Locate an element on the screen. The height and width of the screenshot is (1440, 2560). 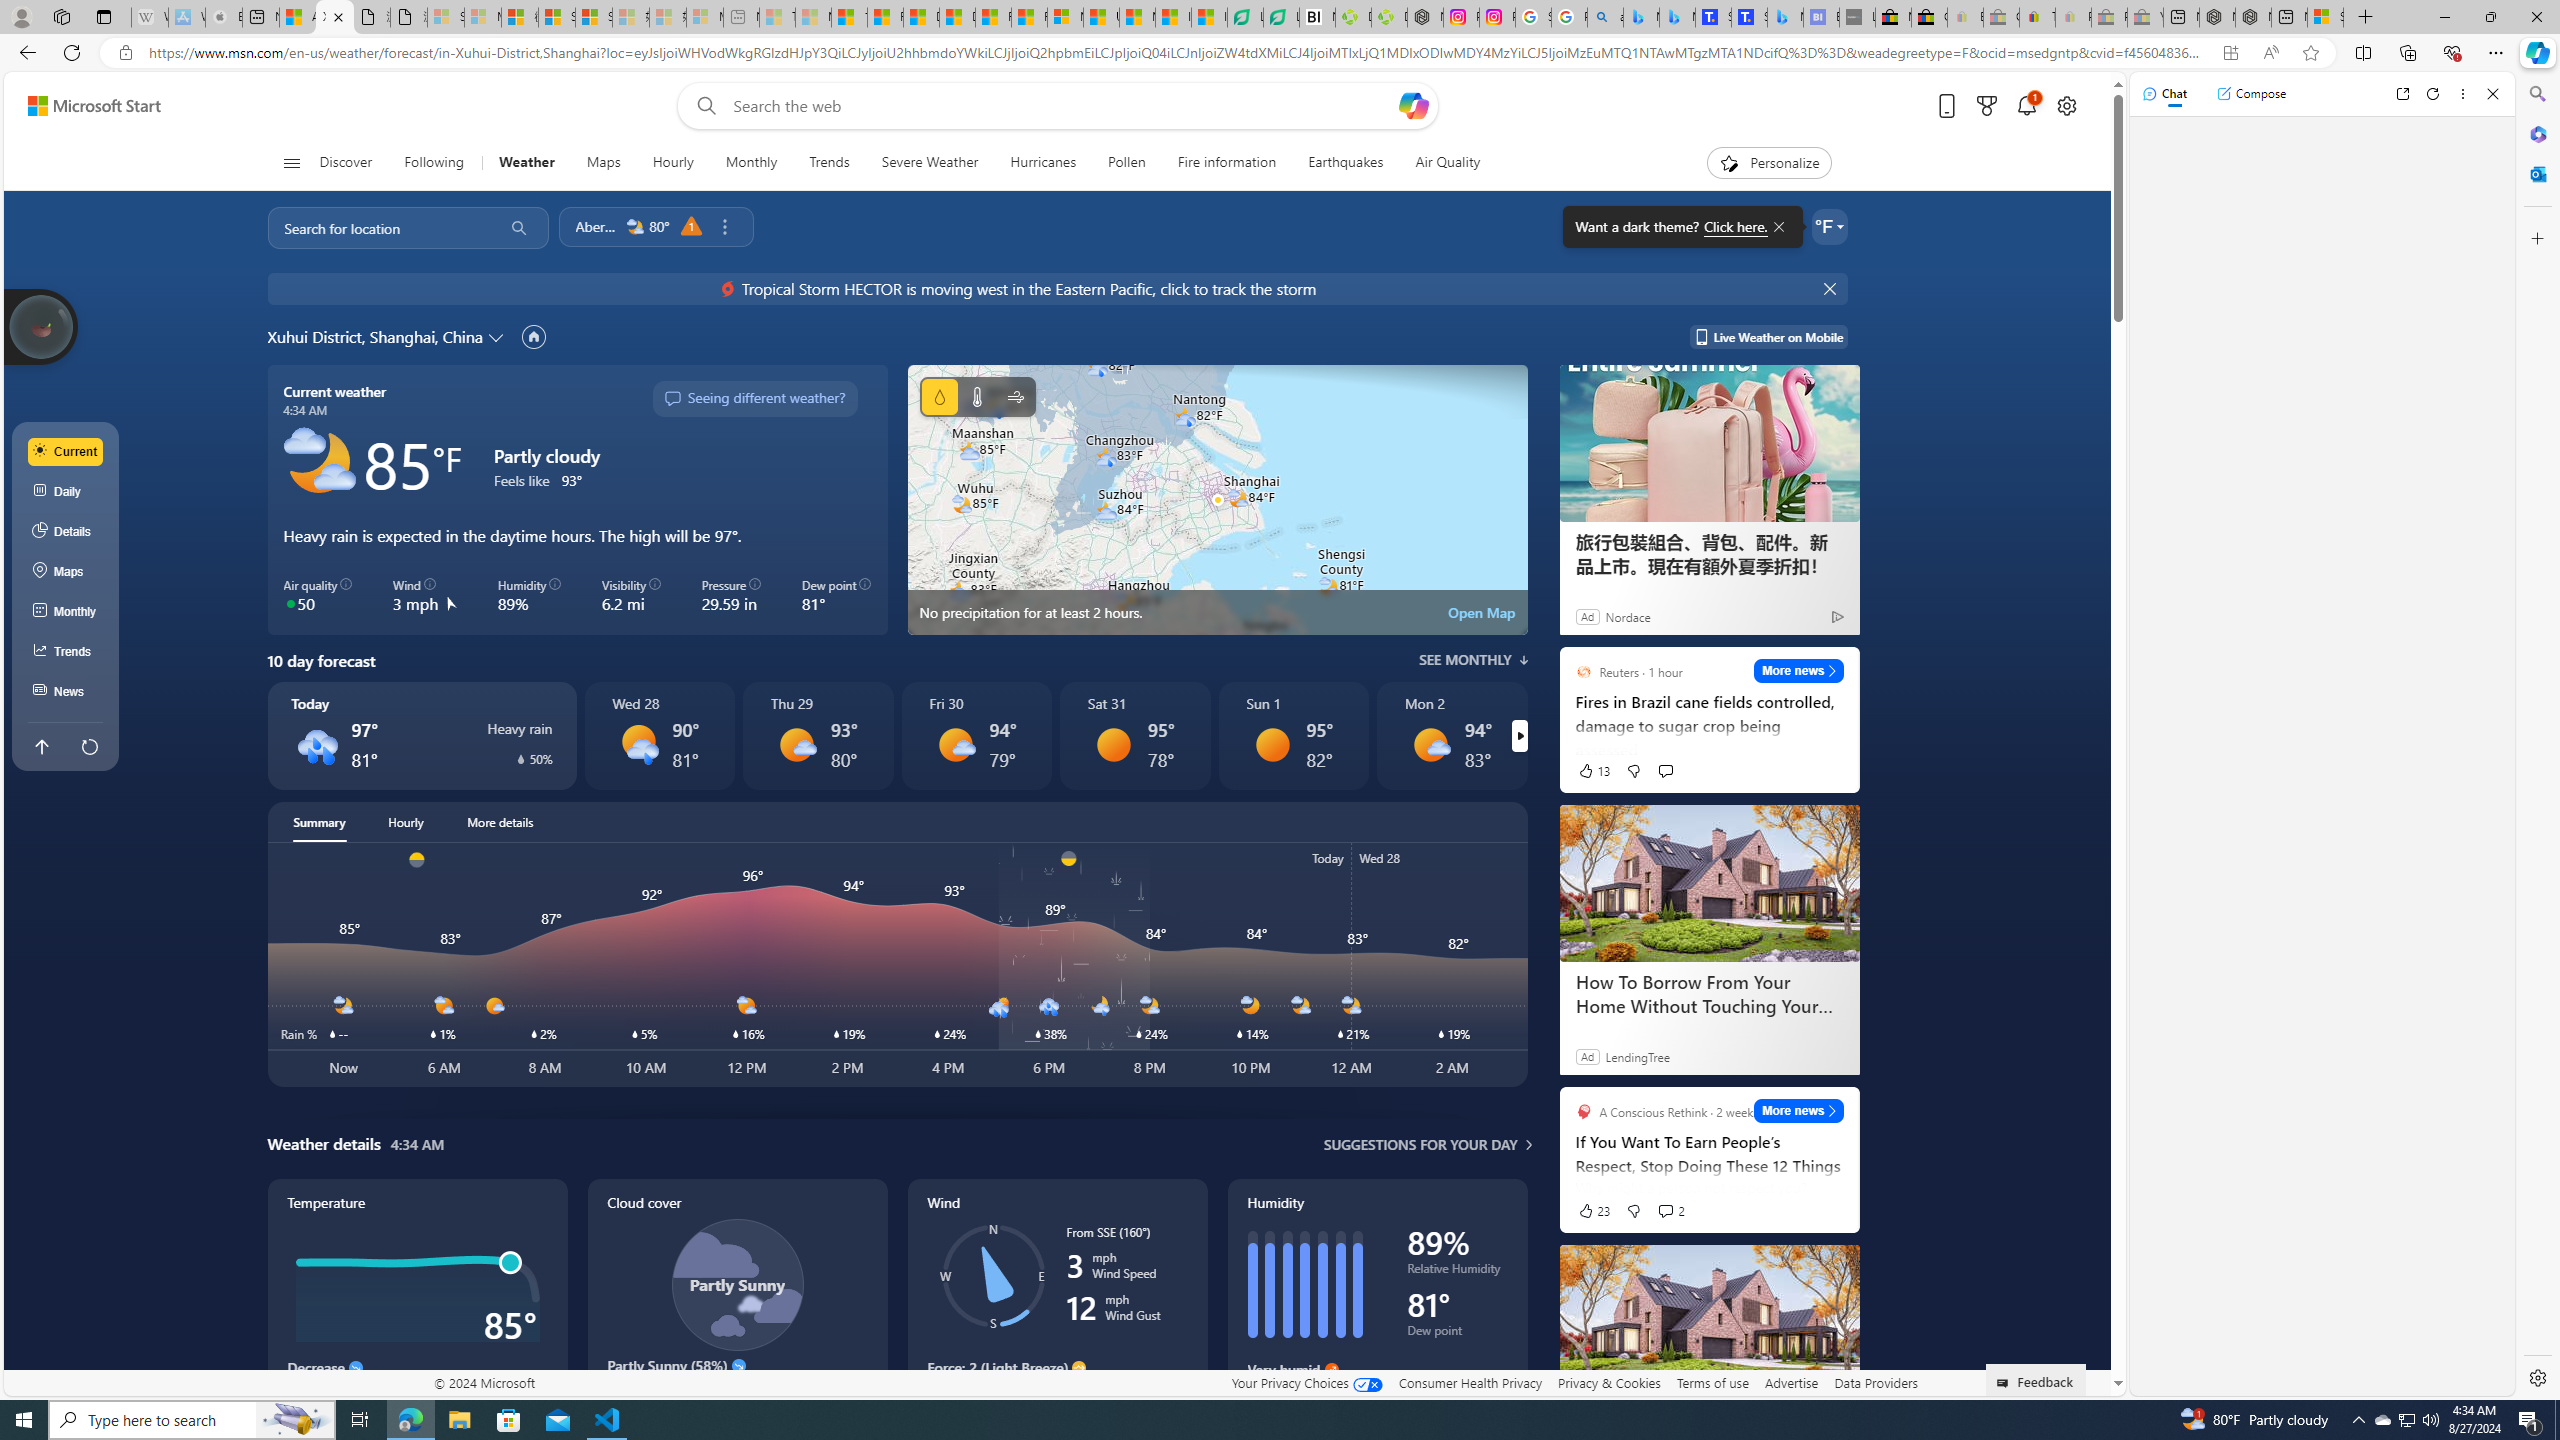
'Open Map' is located at coordinates (1481, 612).